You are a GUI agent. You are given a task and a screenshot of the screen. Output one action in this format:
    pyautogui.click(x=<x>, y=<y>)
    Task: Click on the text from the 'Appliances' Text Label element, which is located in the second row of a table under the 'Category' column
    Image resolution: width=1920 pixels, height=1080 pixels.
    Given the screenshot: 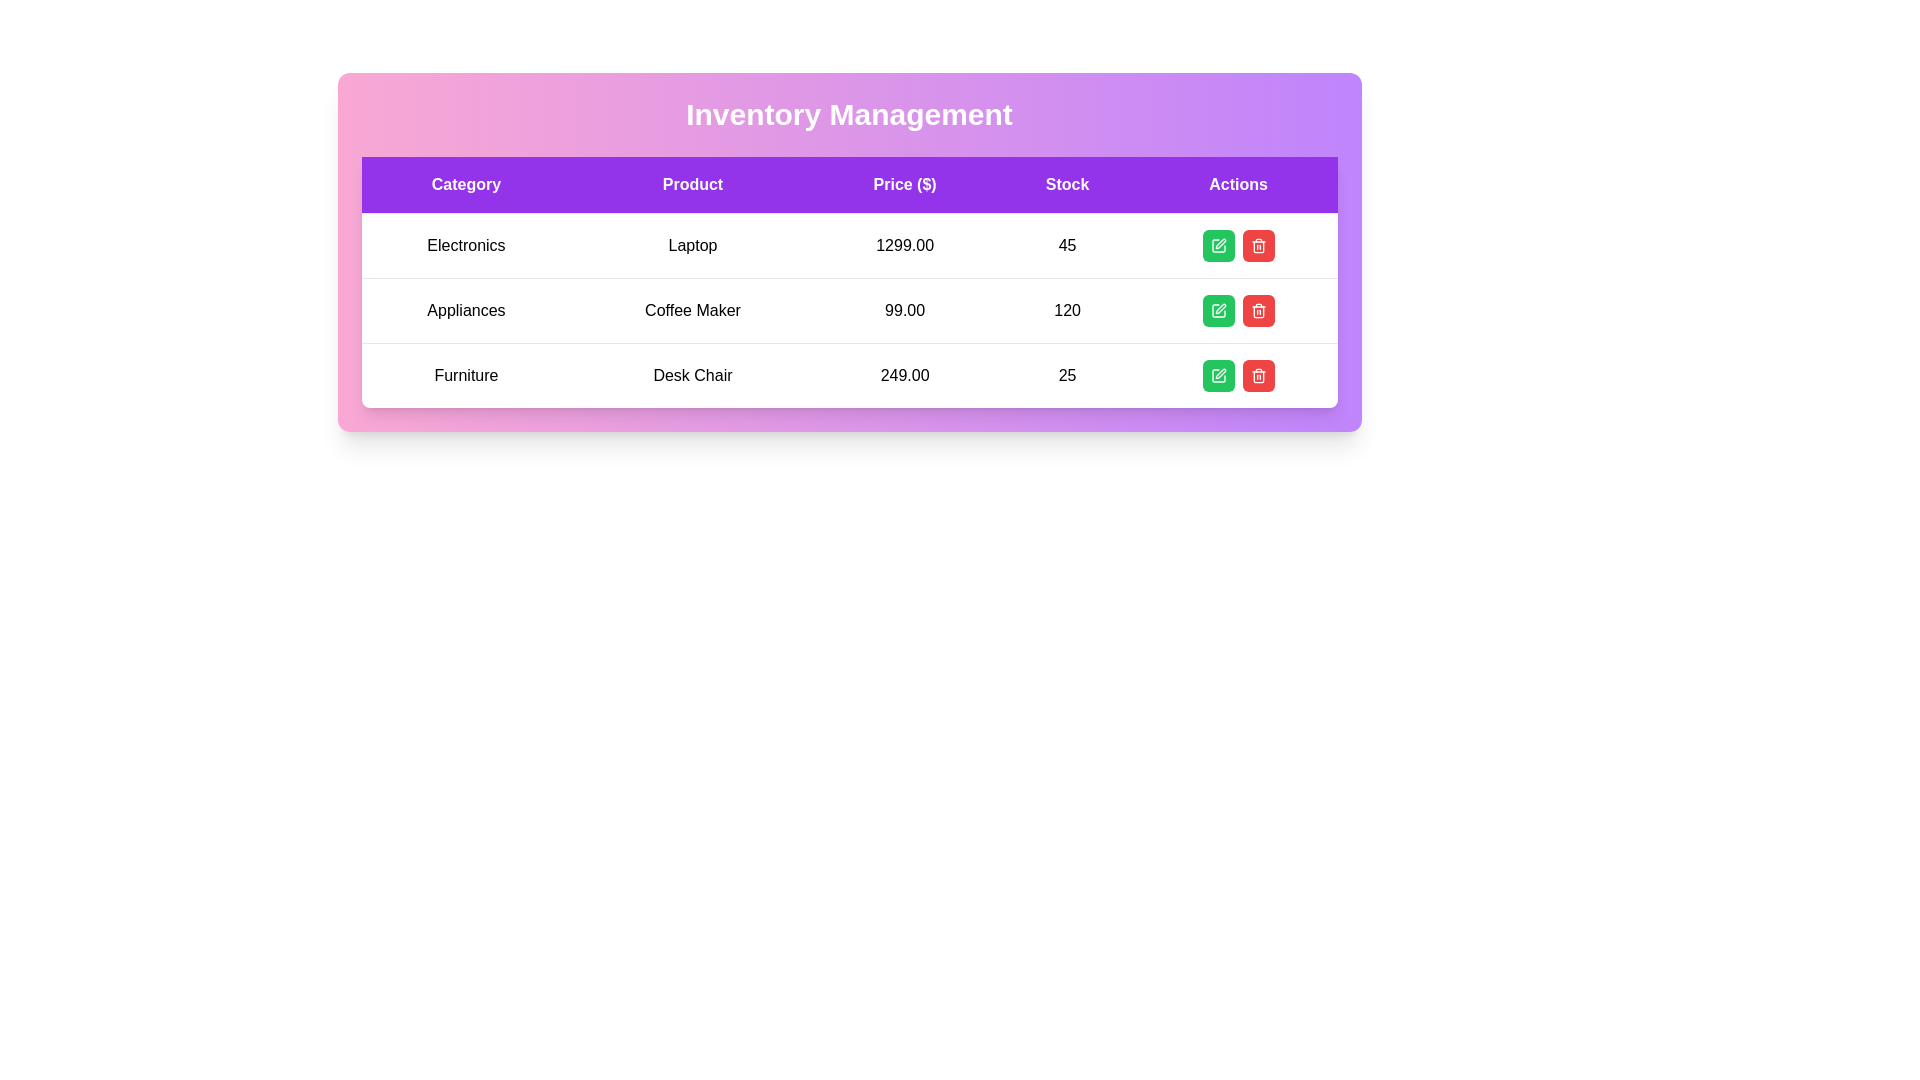 What is the action you would take?
    pyautogui.click(x=465, y=311)
    